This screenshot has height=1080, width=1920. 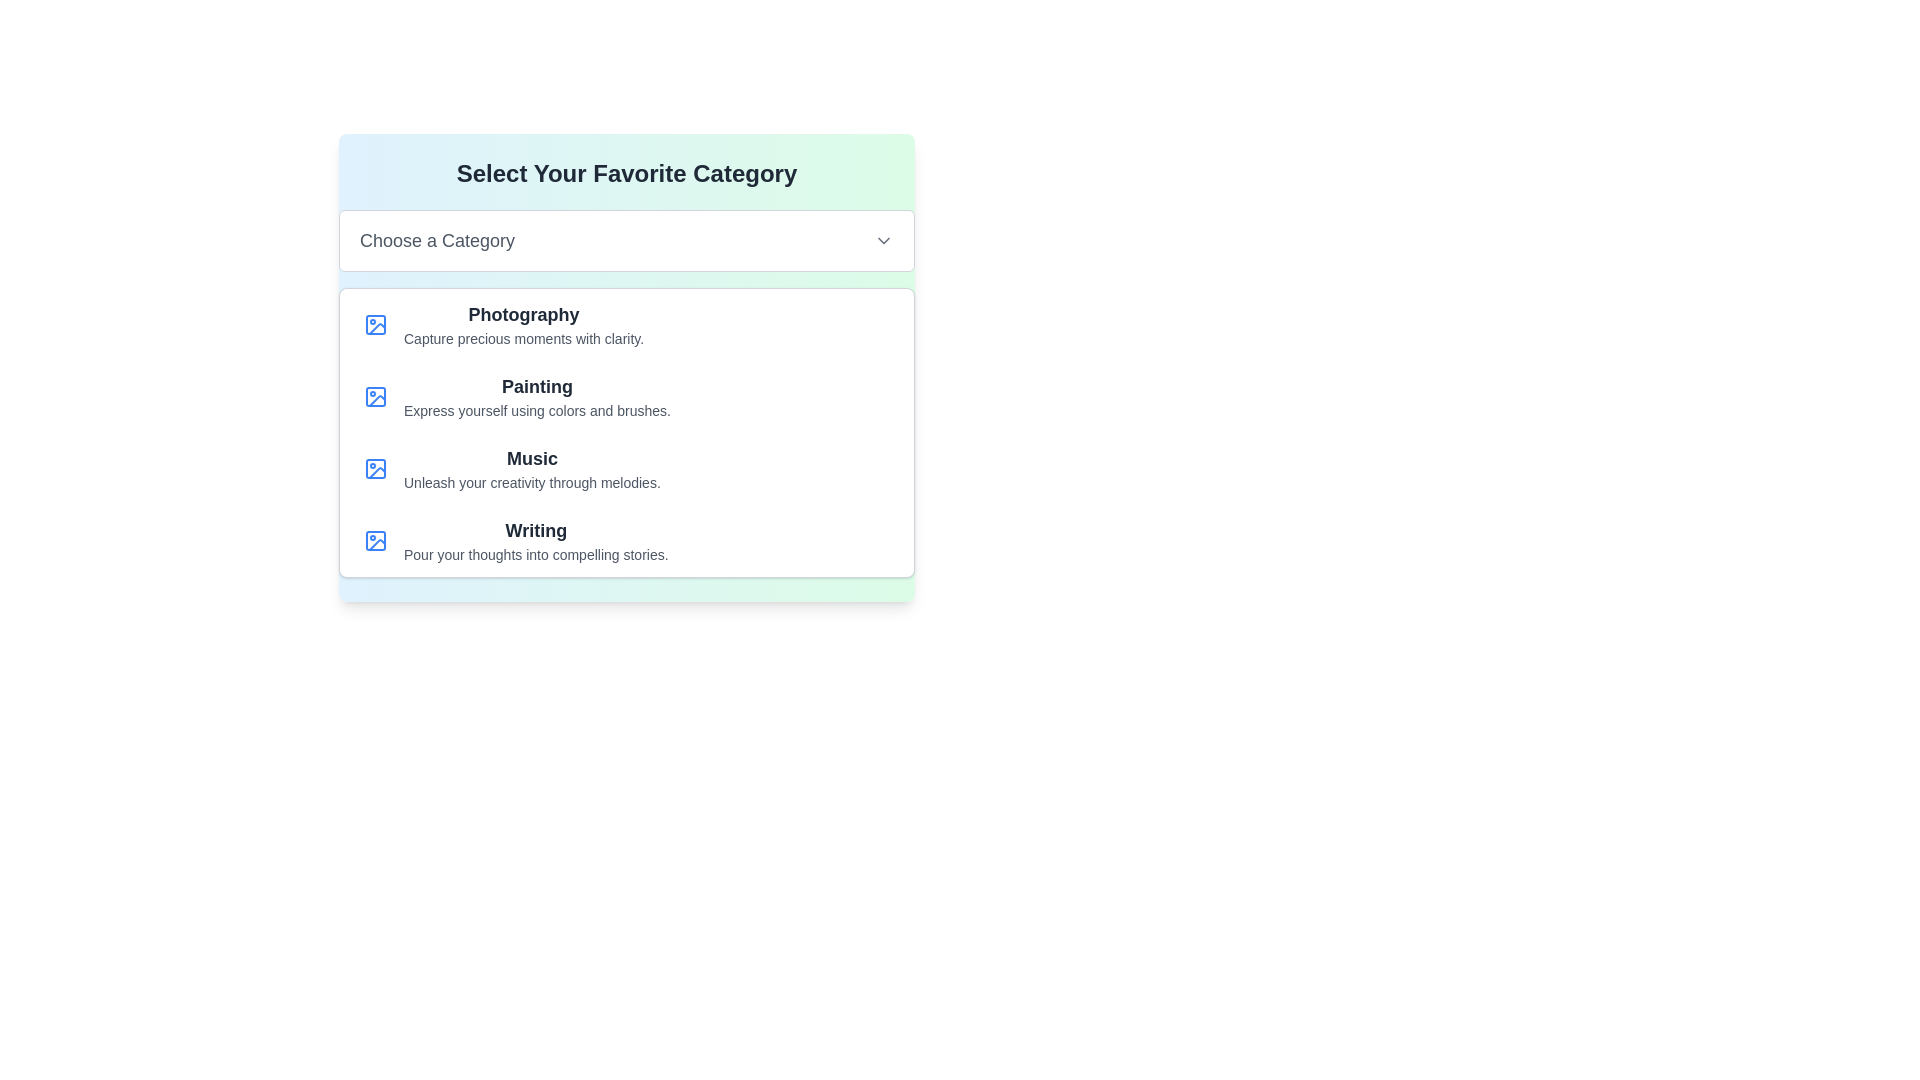 What do you see at coordinates (626, 397) in the screenshot?
I see `the list item for the 'Painting' category, which features a blue outline icon and two lines of text, with the first line boldly stating 'Painting'` at bounding box center [626, 397].